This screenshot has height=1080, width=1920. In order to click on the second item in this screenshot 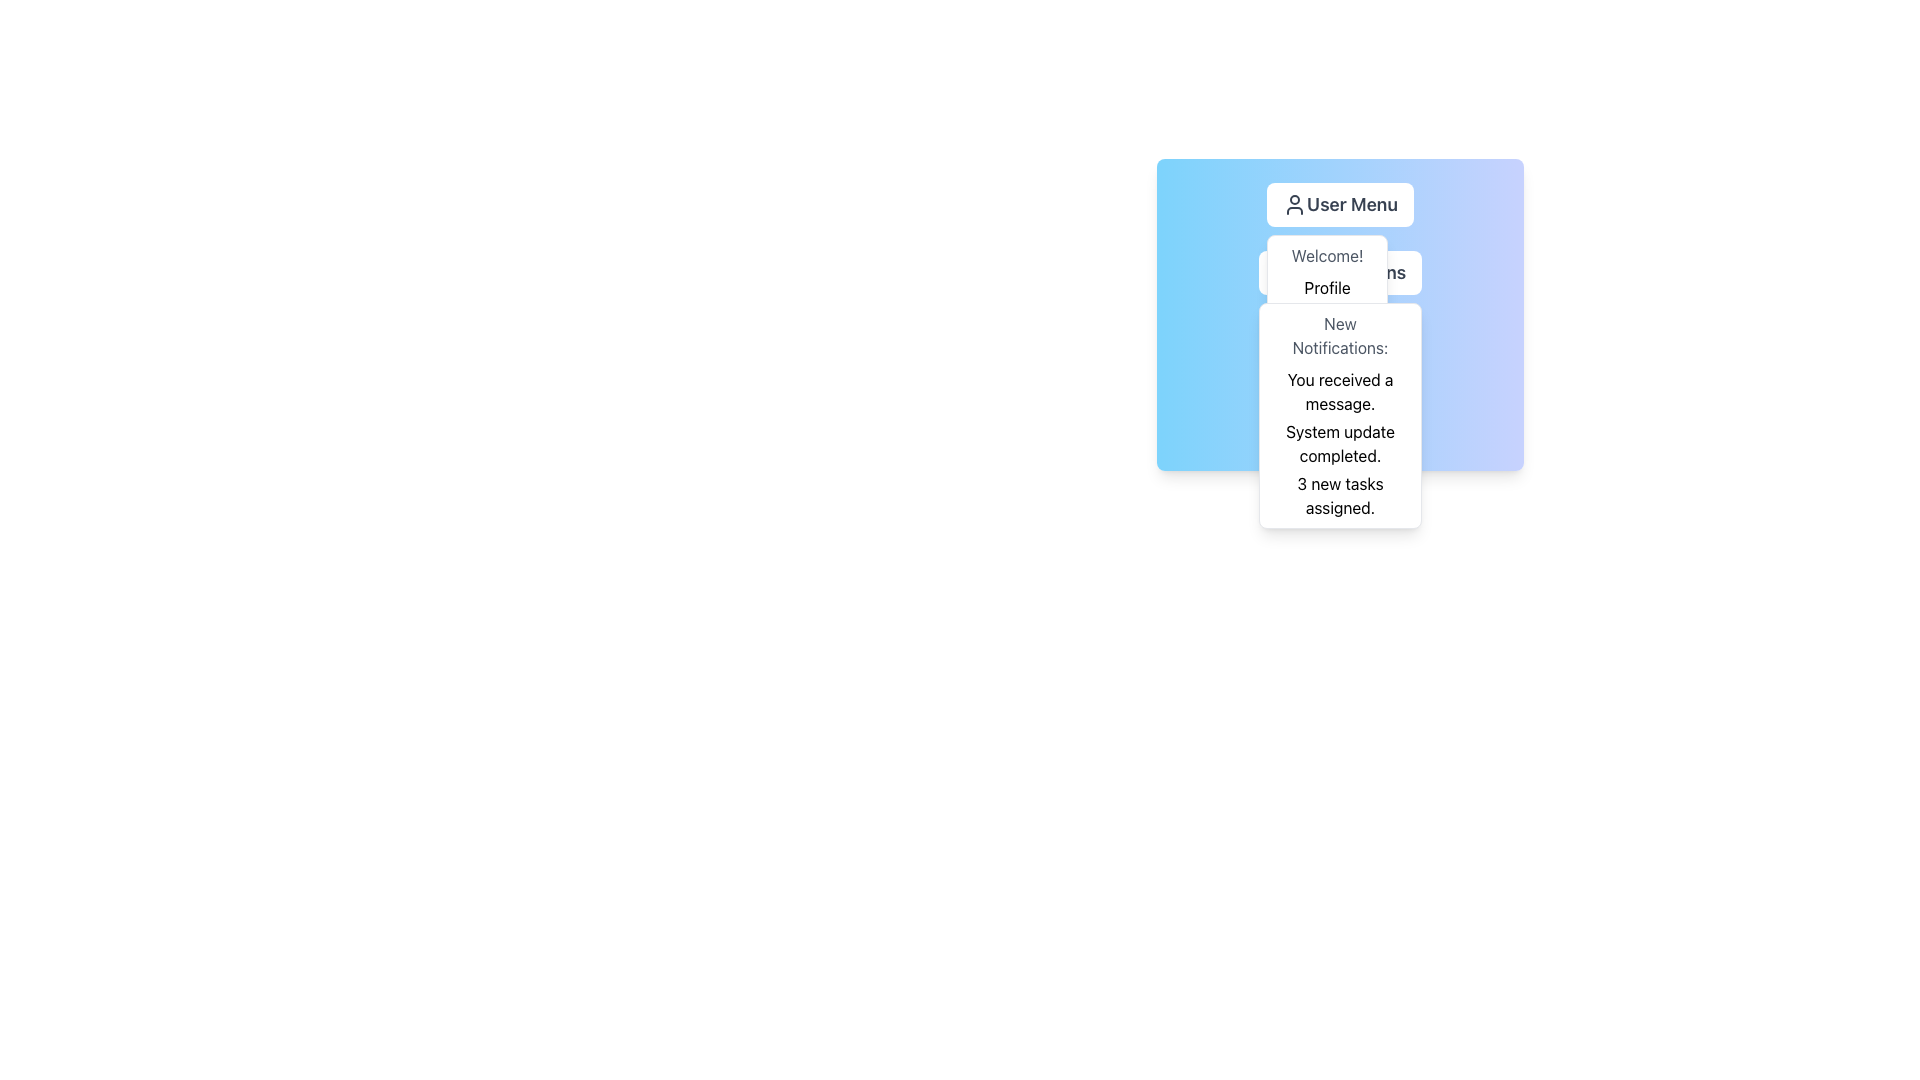, I will do `click(1340, 273)`.